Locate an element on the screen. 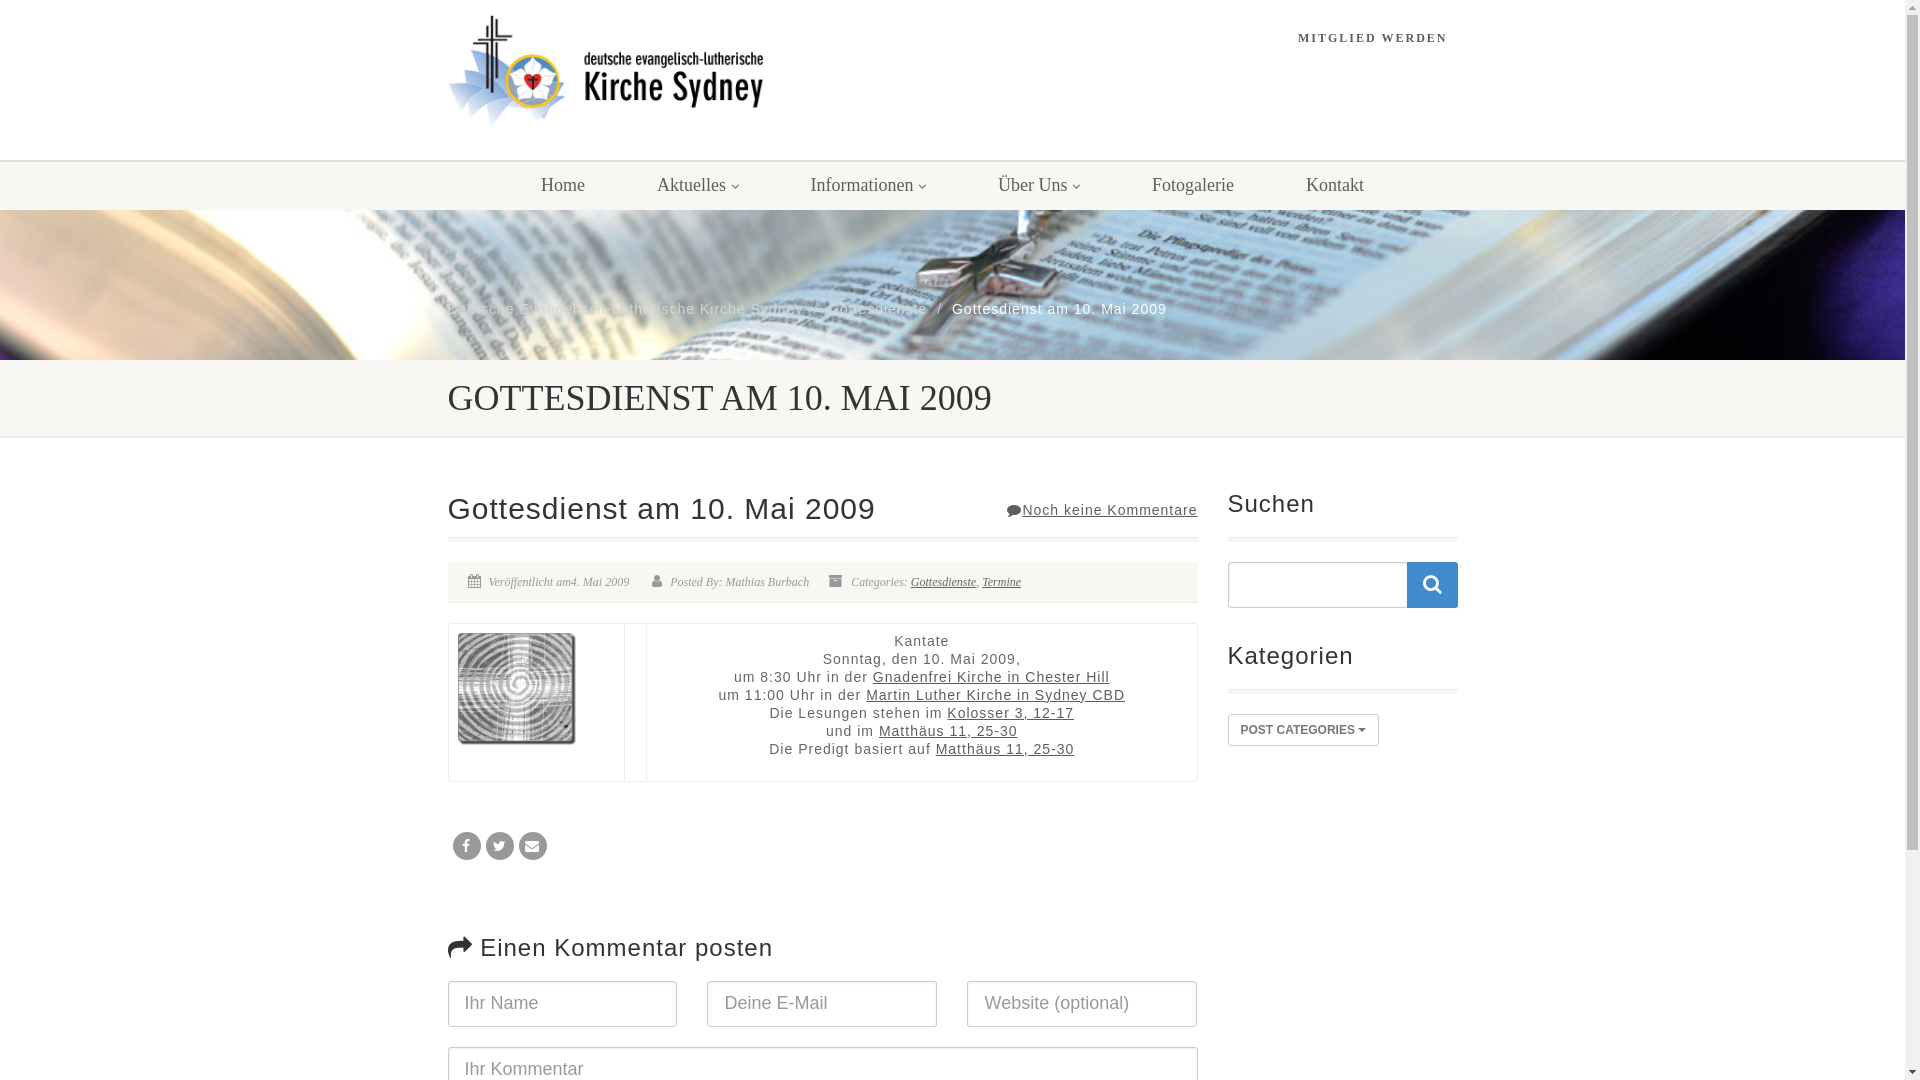 Image resolution: width=1920 pixels, height=1080 pixels. 'Aktuelles' is located at coordinates (697, 185).